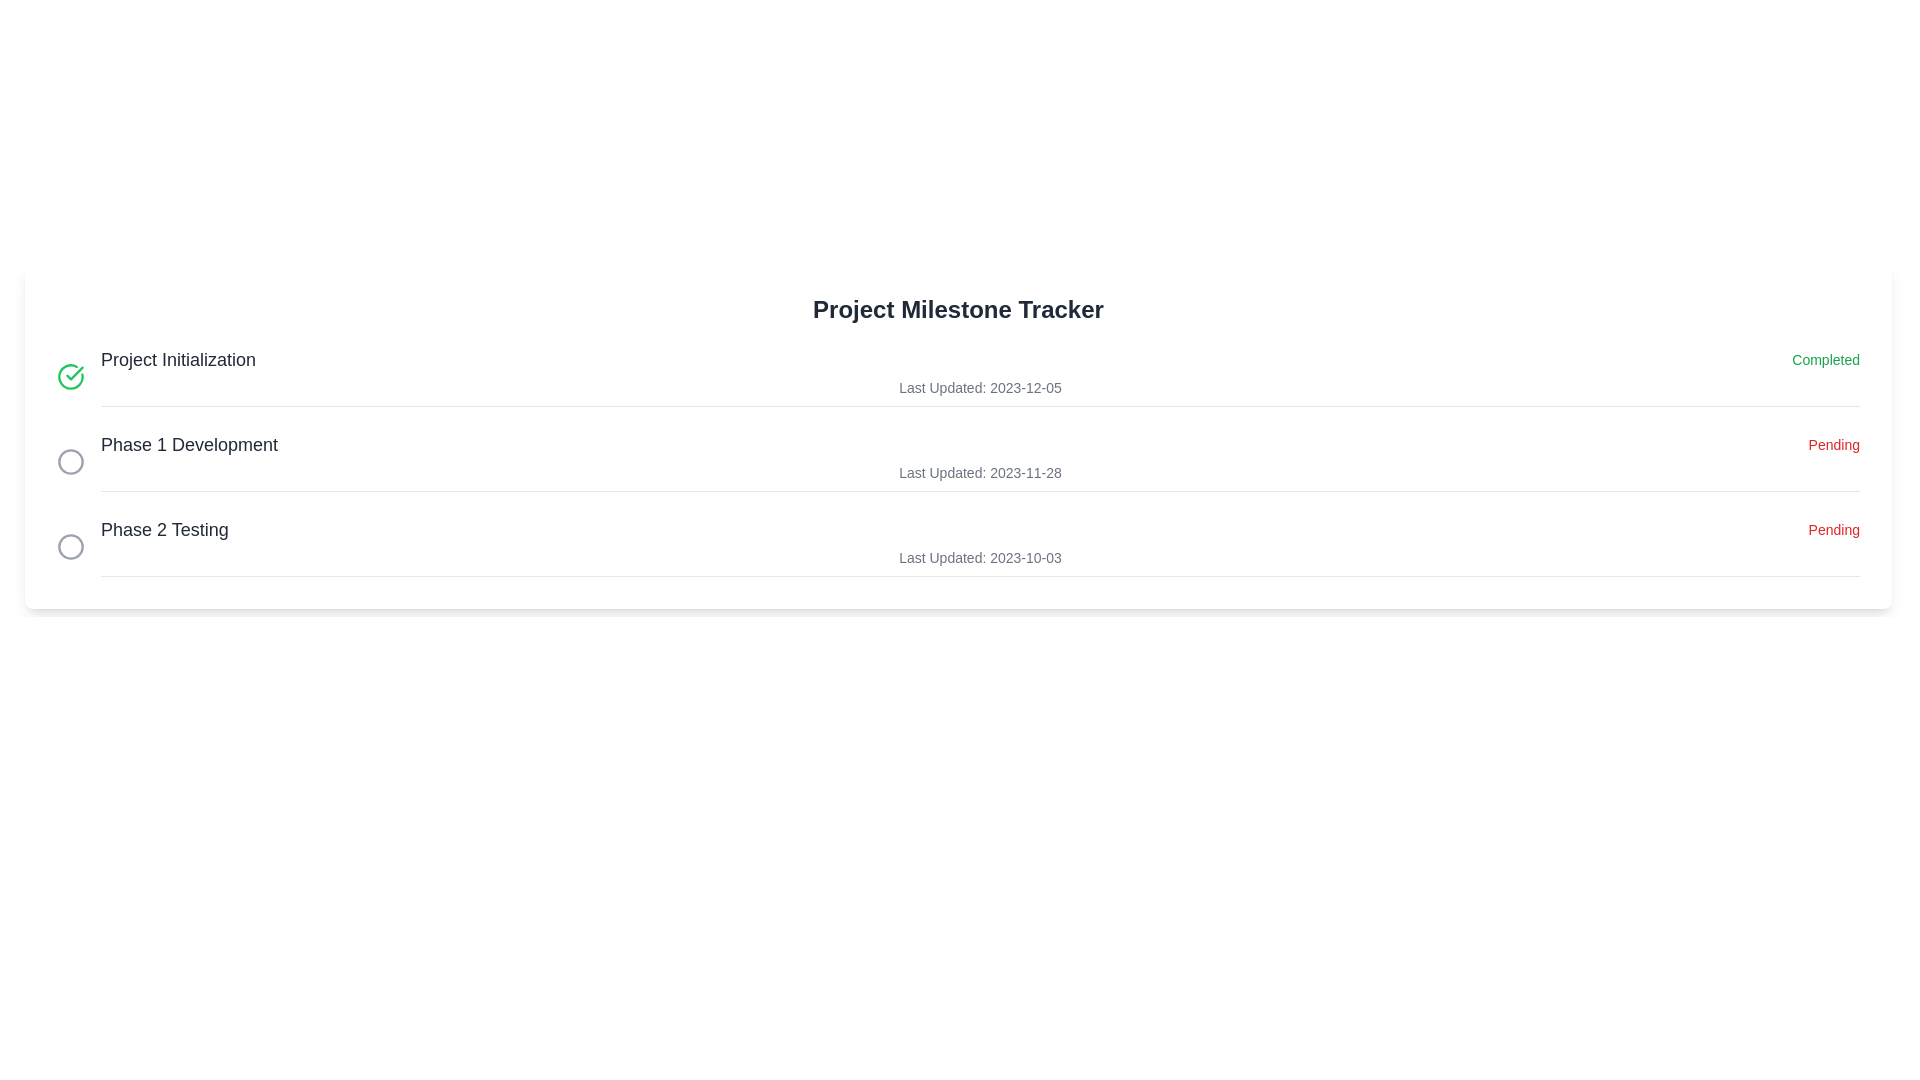 The height and width of the screenshot is (1080, 1920). I want to click on the static informational display element that presents the project phase's name, current status, and last update date, located between 'Project Initialization' and 'Phase 2 Testing', so click(980, 461).